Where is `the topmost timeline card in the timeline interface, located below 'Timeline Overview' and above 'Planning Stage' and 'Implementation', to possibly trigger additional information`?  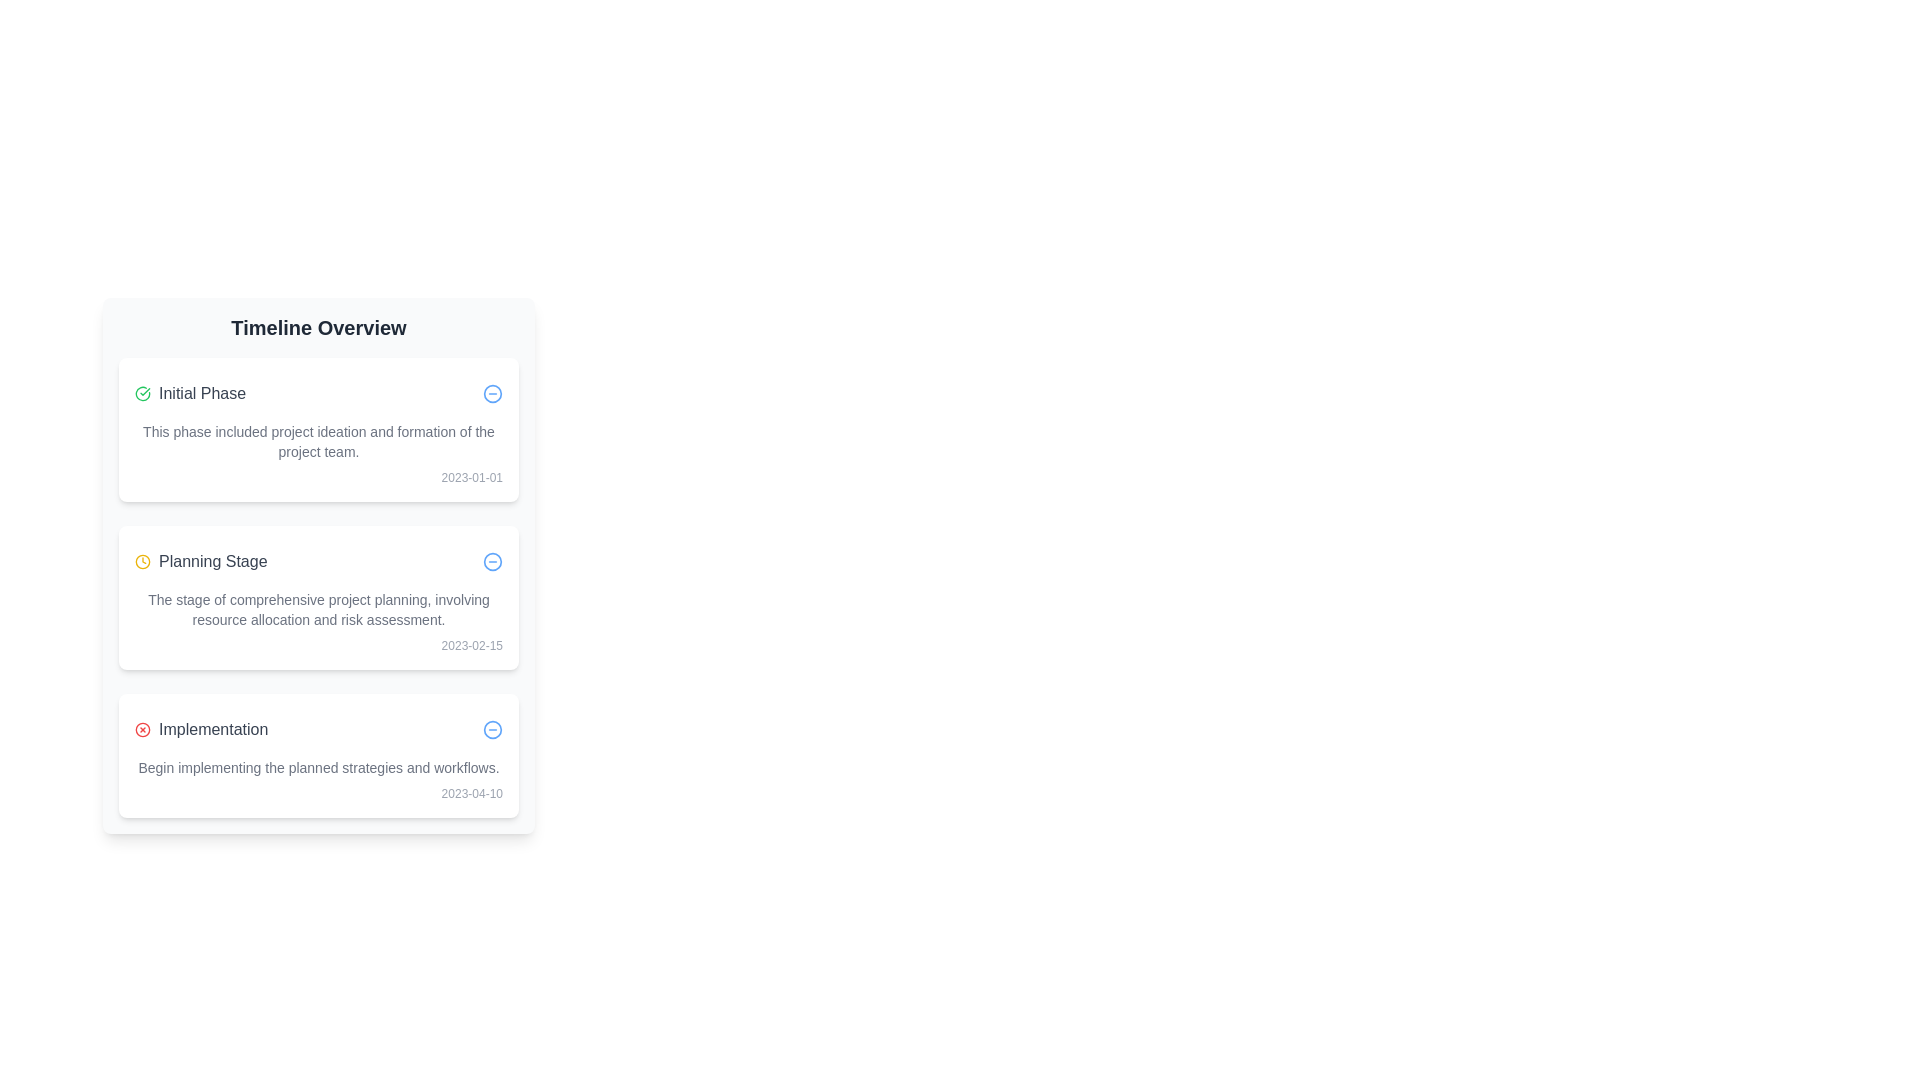 the topmost timeline card in the timeline interface, located below 'Timeline Overview' and above 'Planning Stage' and 'Implementation', to possibly trigger additional information is located at coordinates (317, 428).